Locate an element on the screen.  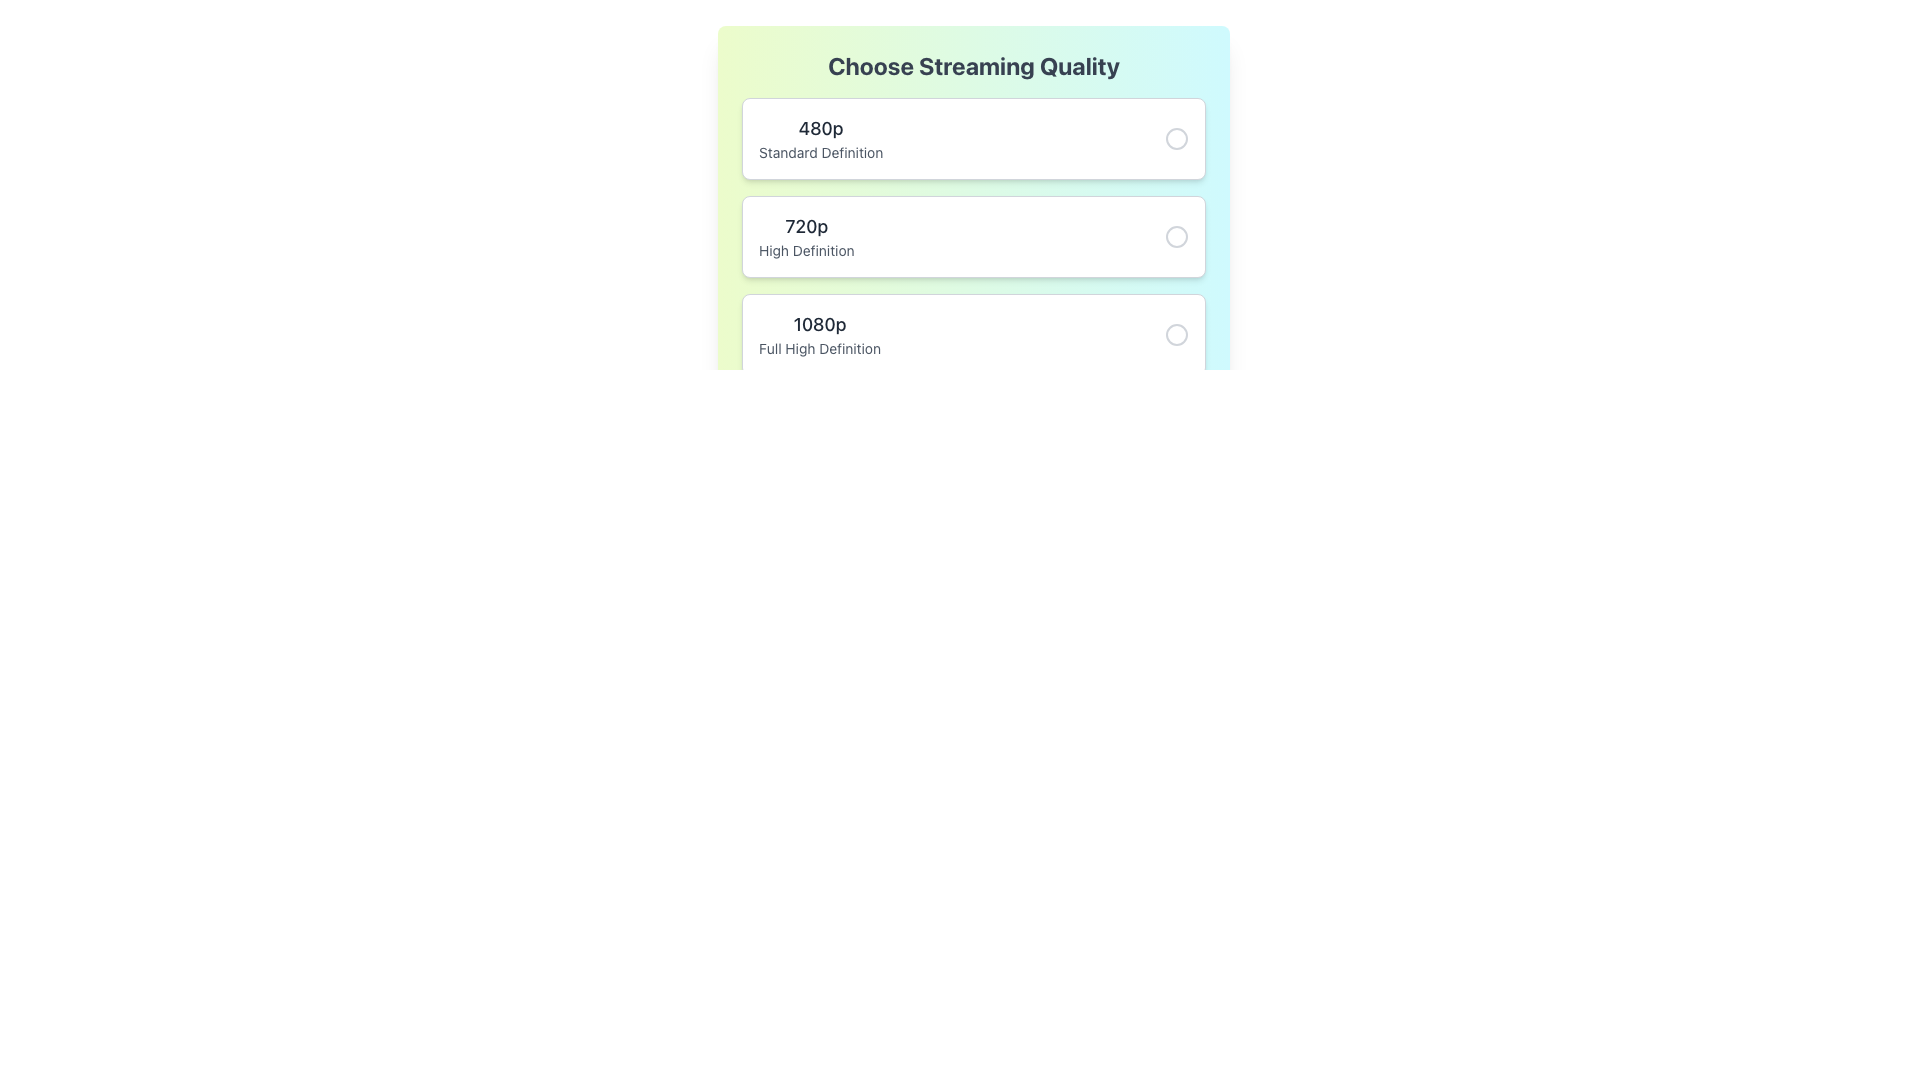
the first selectable quality option for streaming, labeled '480p Standard Definition' is located at coordinates (821, 137).